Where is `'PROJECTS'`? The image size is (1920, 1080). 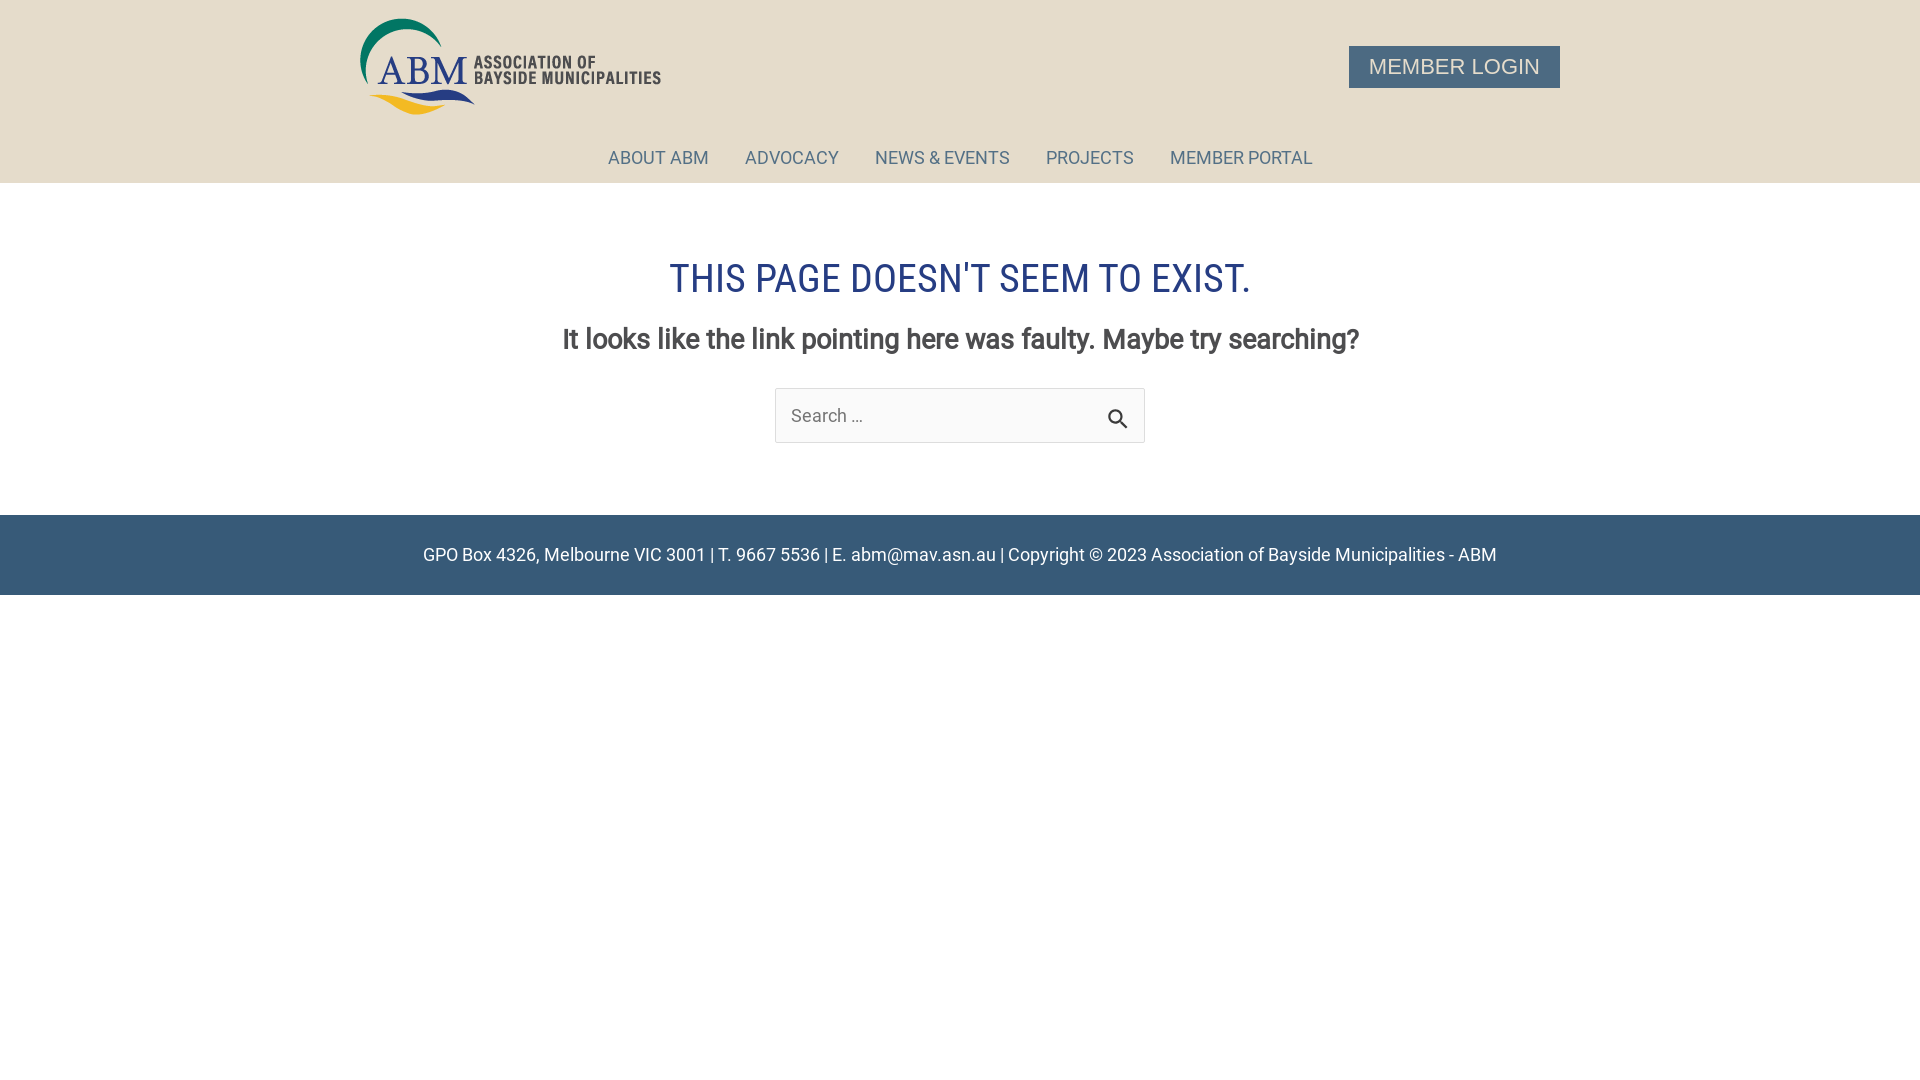 'PROJECTS' is located at coordinates (1088, 157).